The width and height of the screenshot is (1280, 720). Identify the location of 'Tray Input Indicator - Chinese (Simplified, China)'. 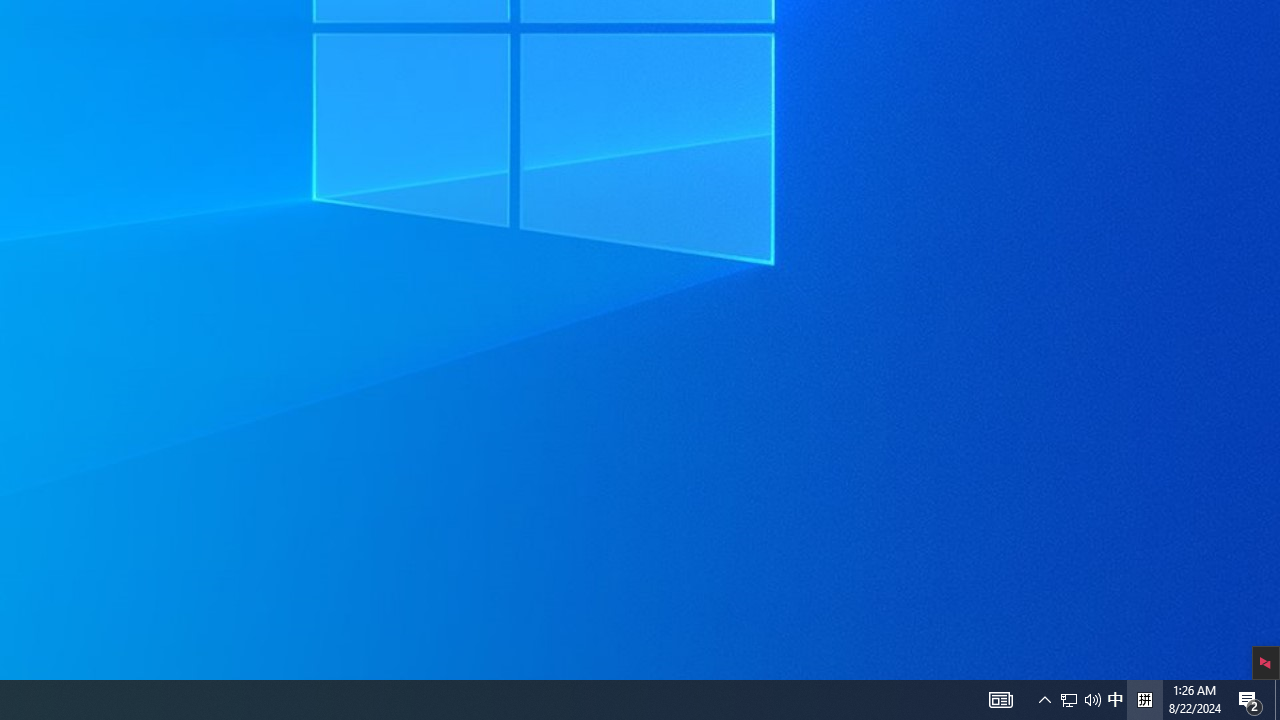
(1144, 698).